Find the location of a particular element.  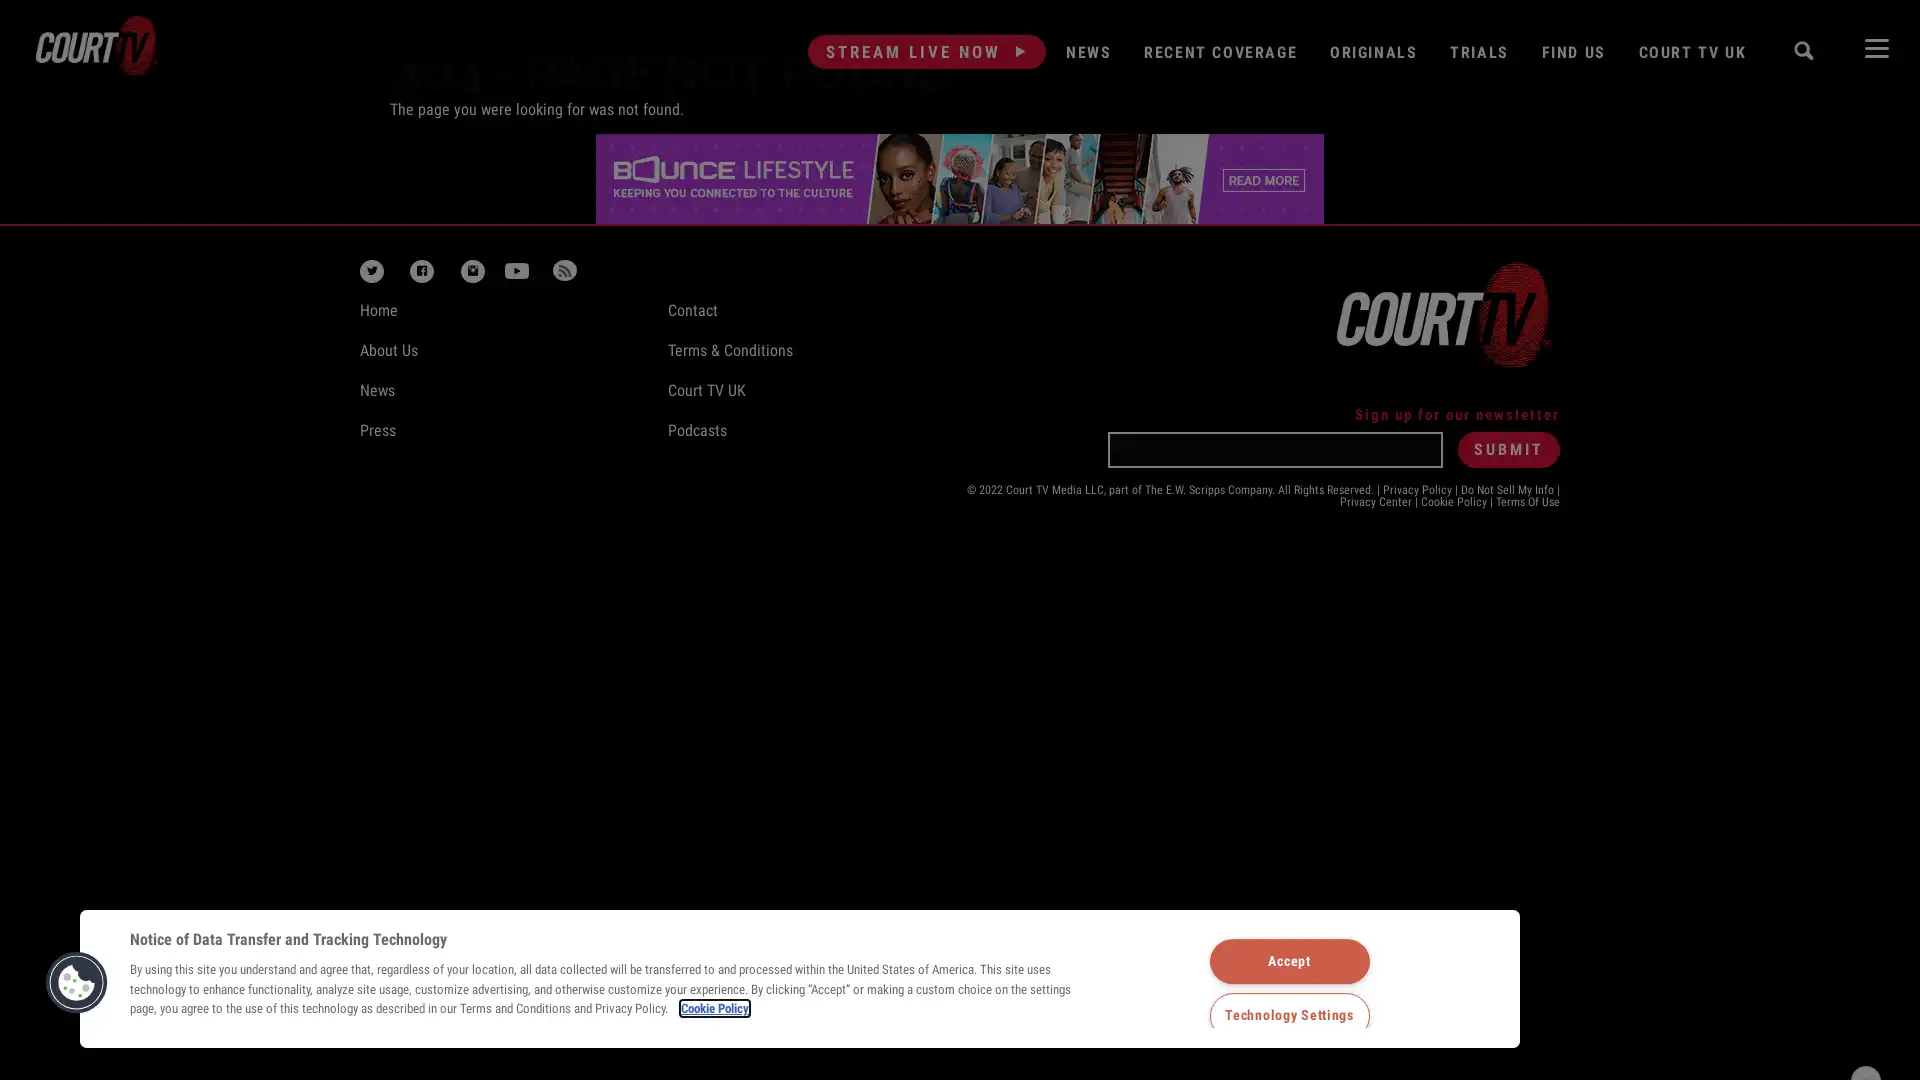

Technology Settings is located at coordinates (1289, 1015).